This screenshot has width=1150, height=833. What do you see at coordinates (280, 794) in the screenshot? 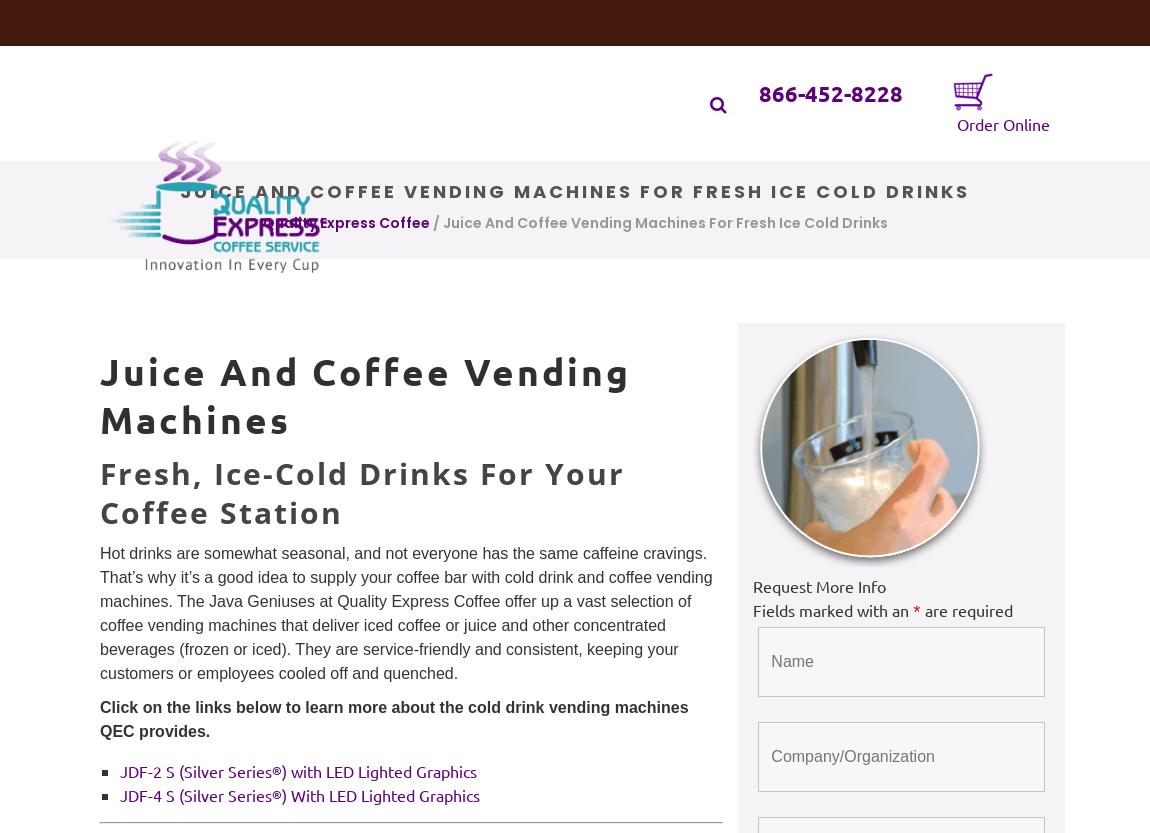
I see `') With LED Lighted Graphics'` at bounding box center [280, 794].